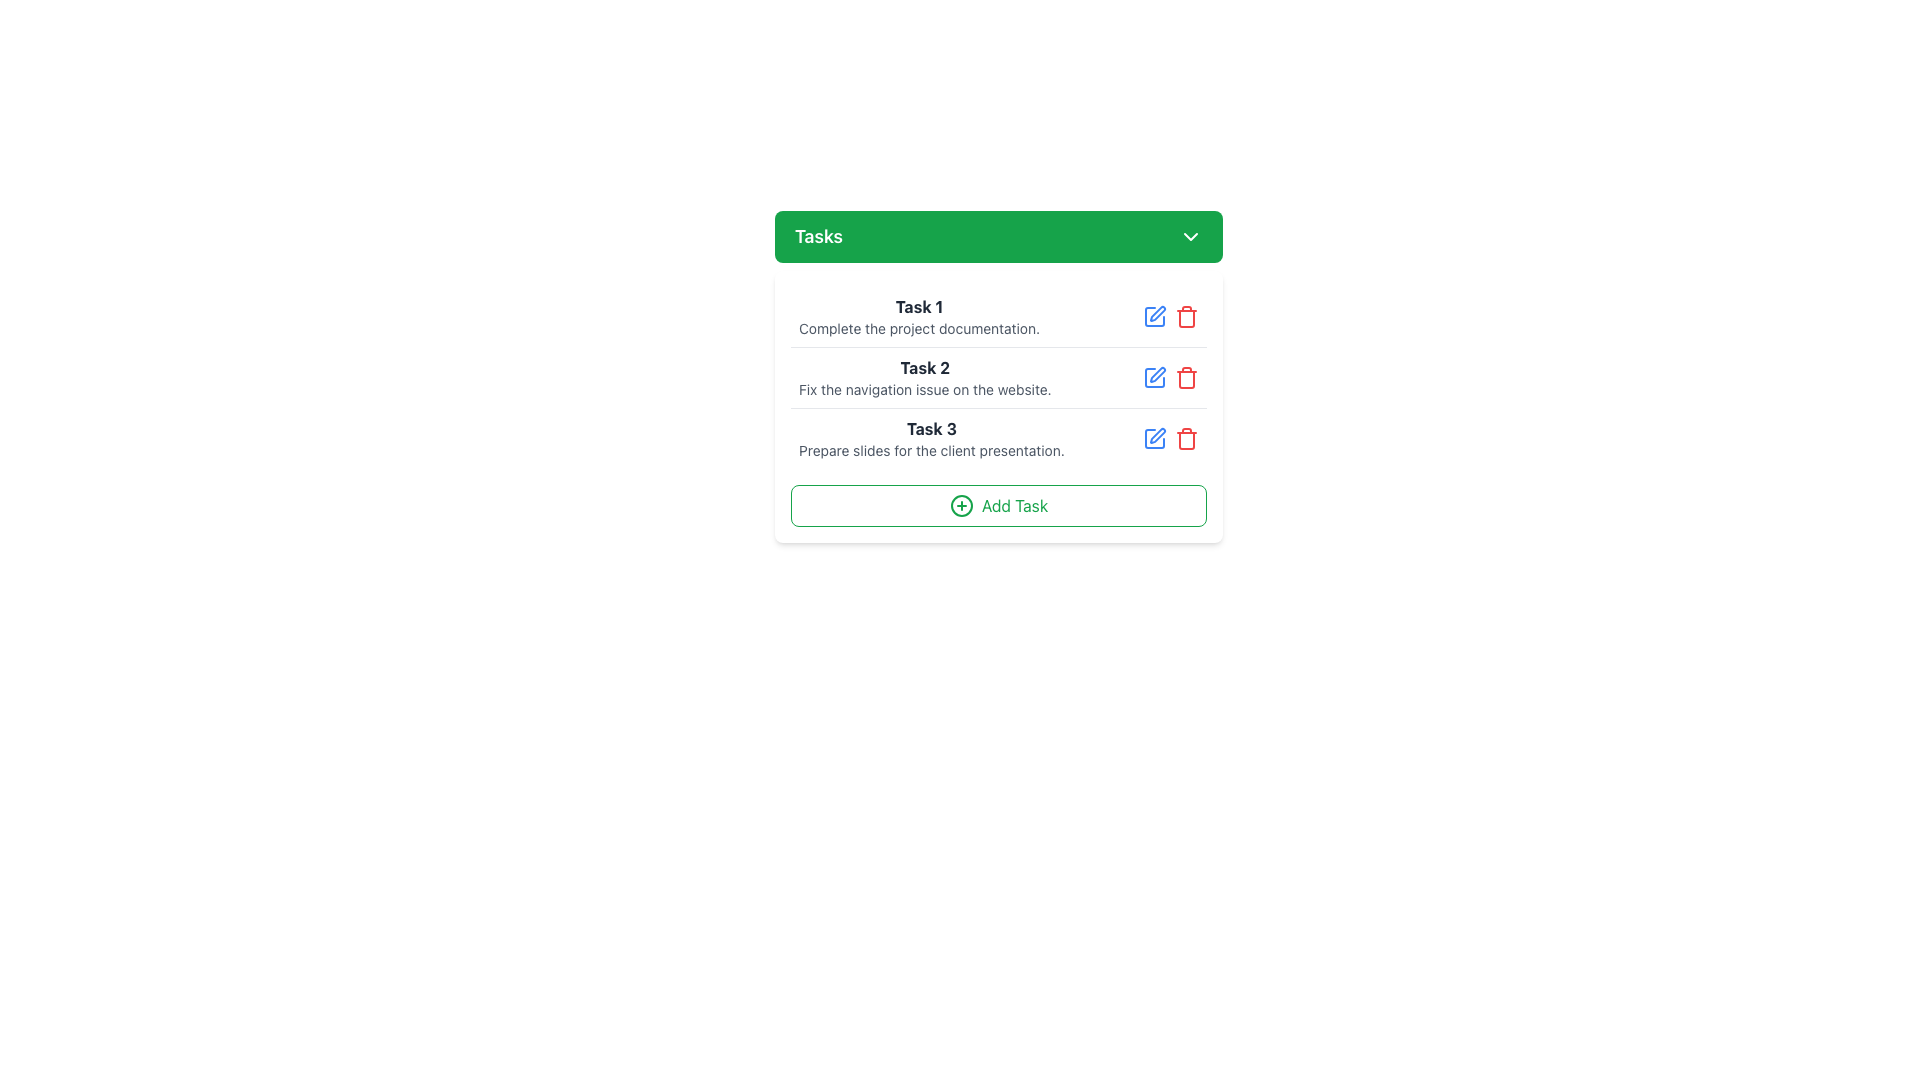 The height and width of the screenshot is (1080, 1920). Describe the element at coordinates (918, 315) in the screenshot. I see `the text label displaying 'Task 1'` at that location.